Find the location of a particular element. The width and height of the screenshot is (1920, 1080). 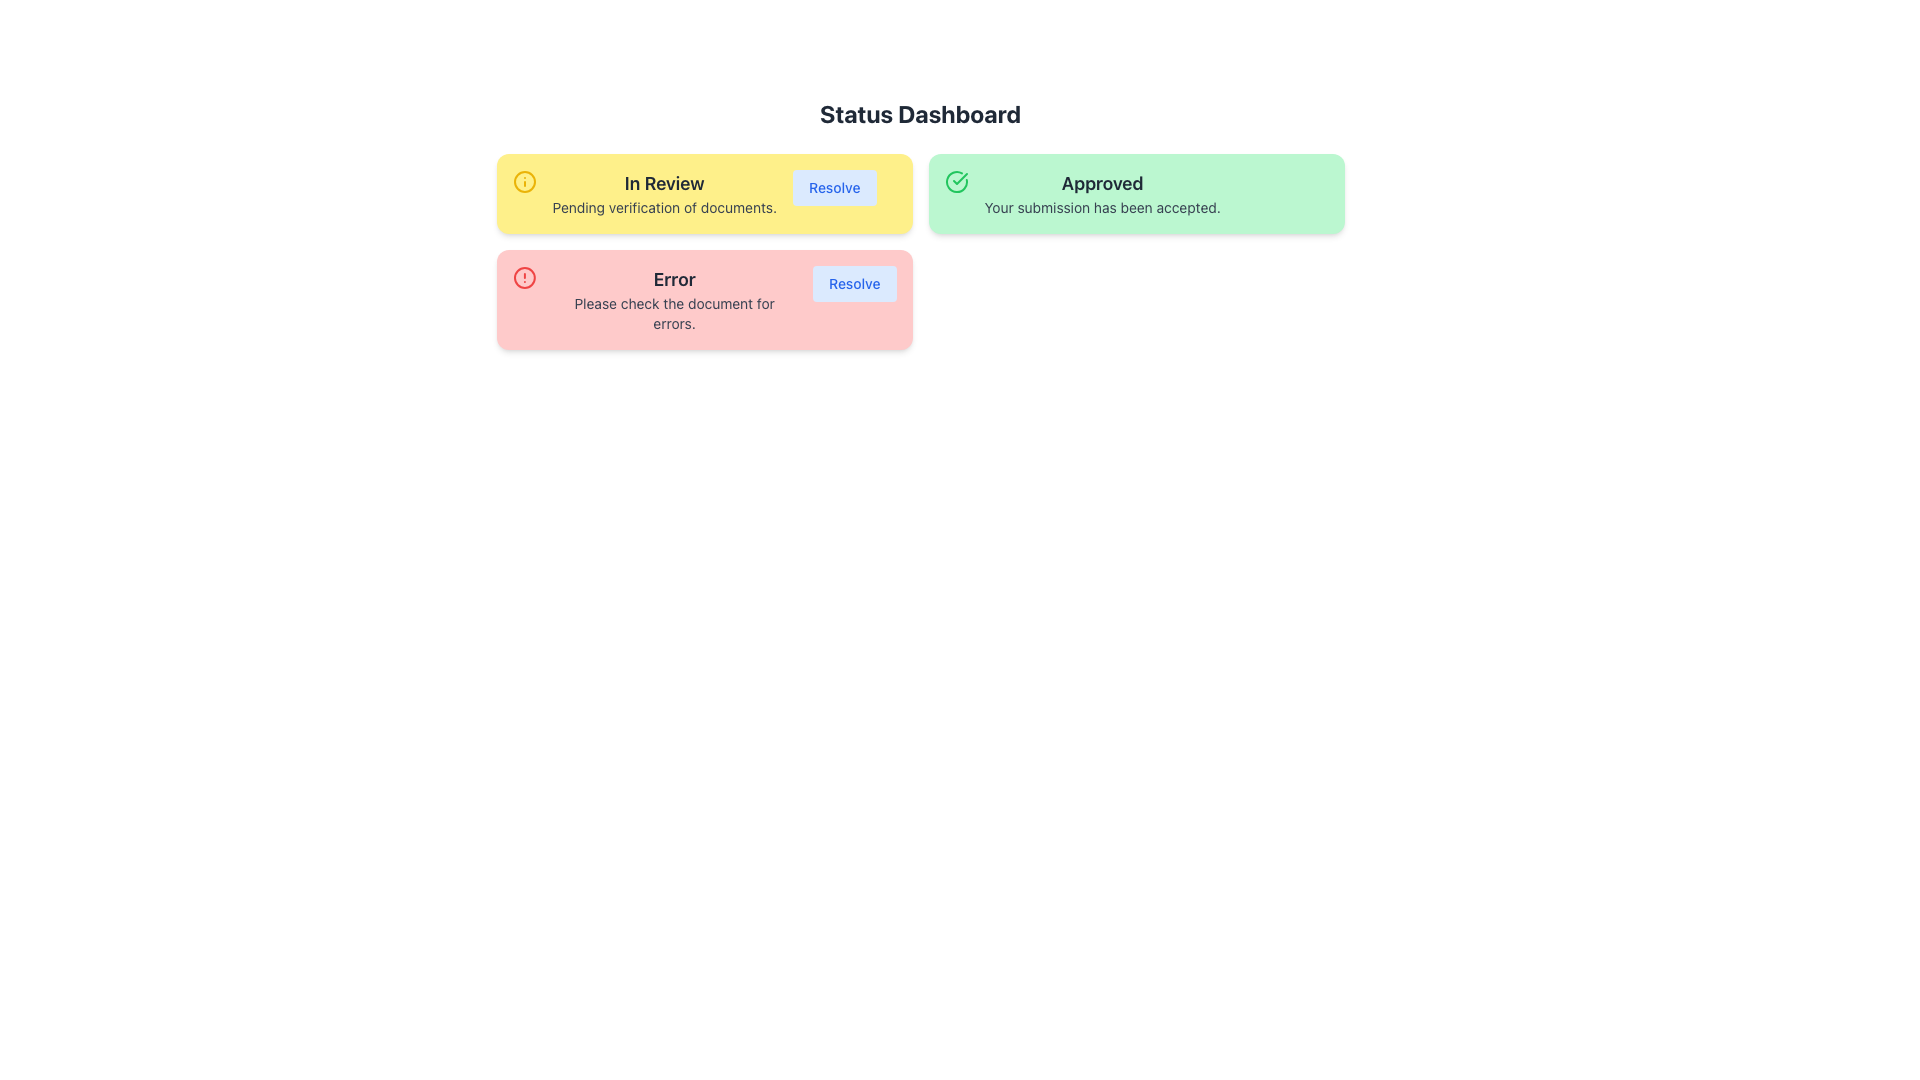

the Notification card with the title 'In Review' is located at coordinates (704, 193).